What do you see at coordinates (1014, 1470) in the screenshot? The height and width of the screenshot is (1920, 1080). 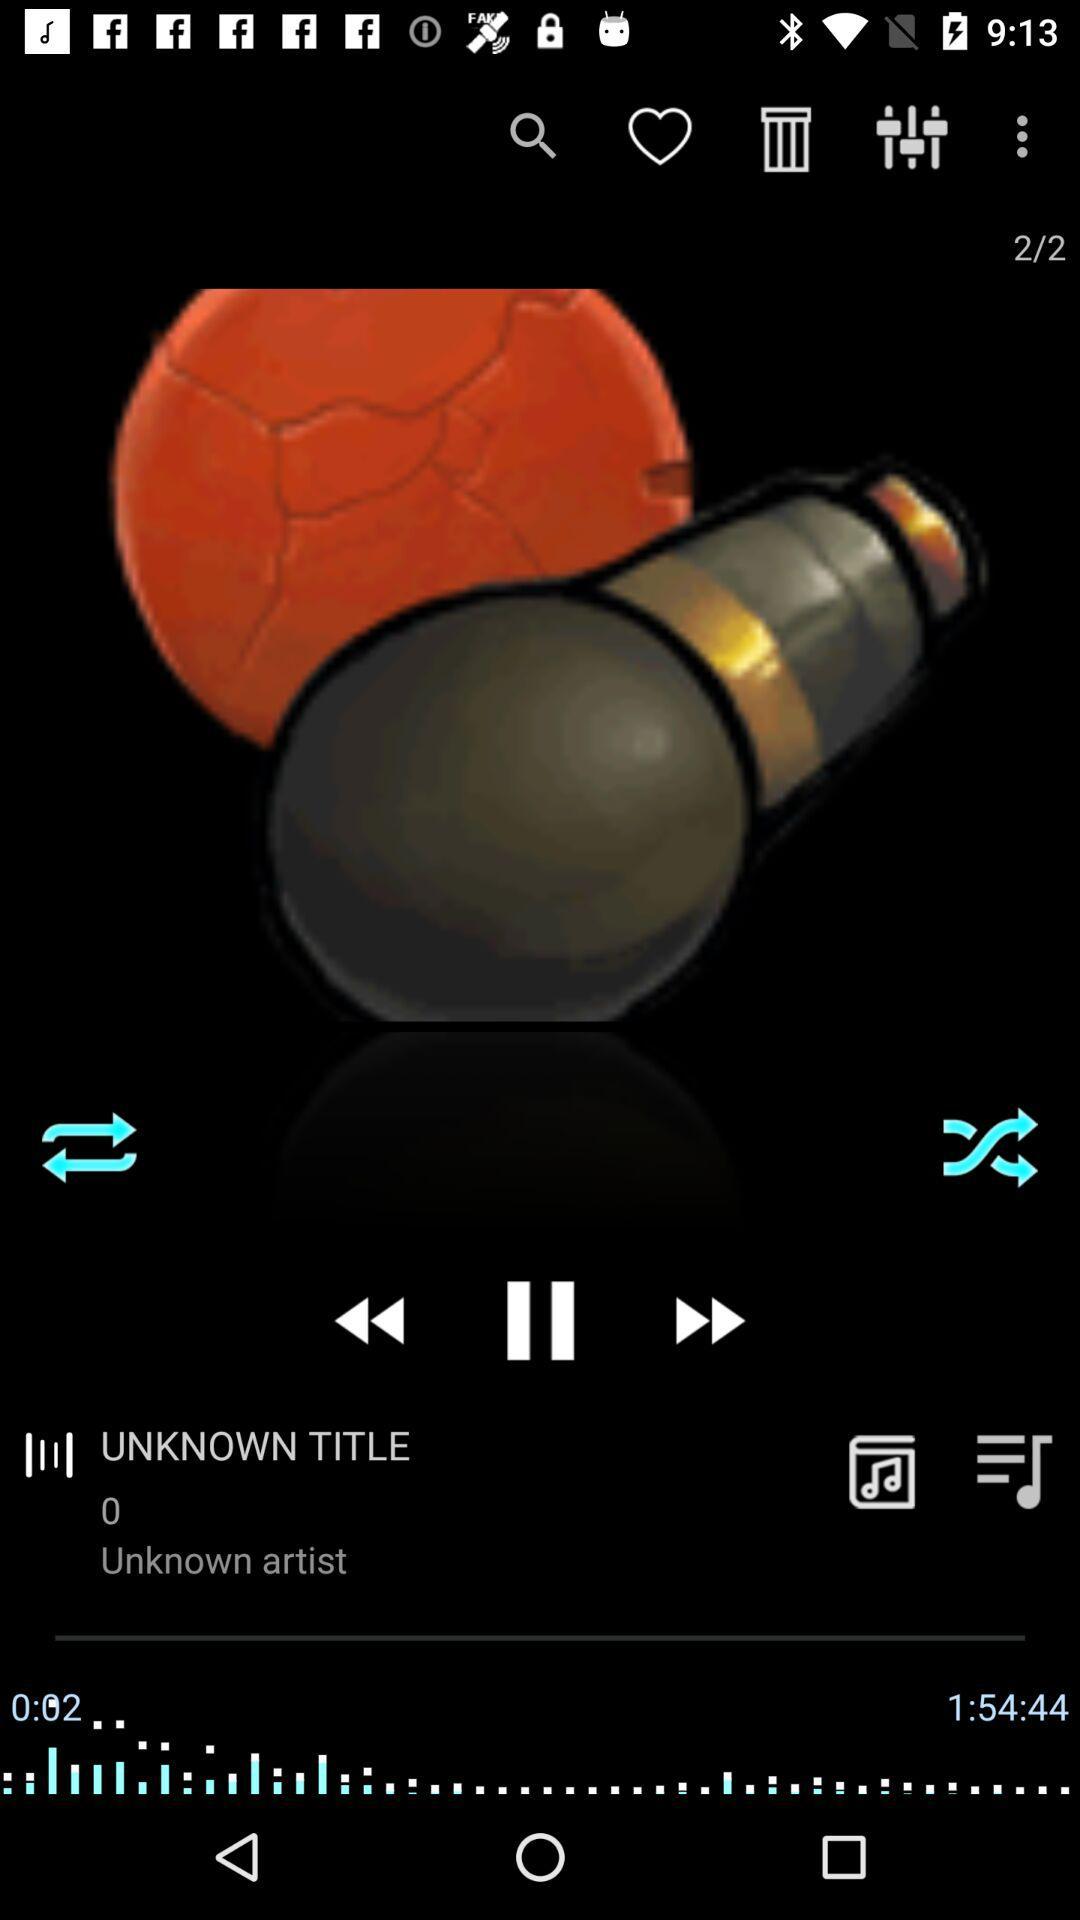 I see `playlists page` at bounding box center [1014, 1470].